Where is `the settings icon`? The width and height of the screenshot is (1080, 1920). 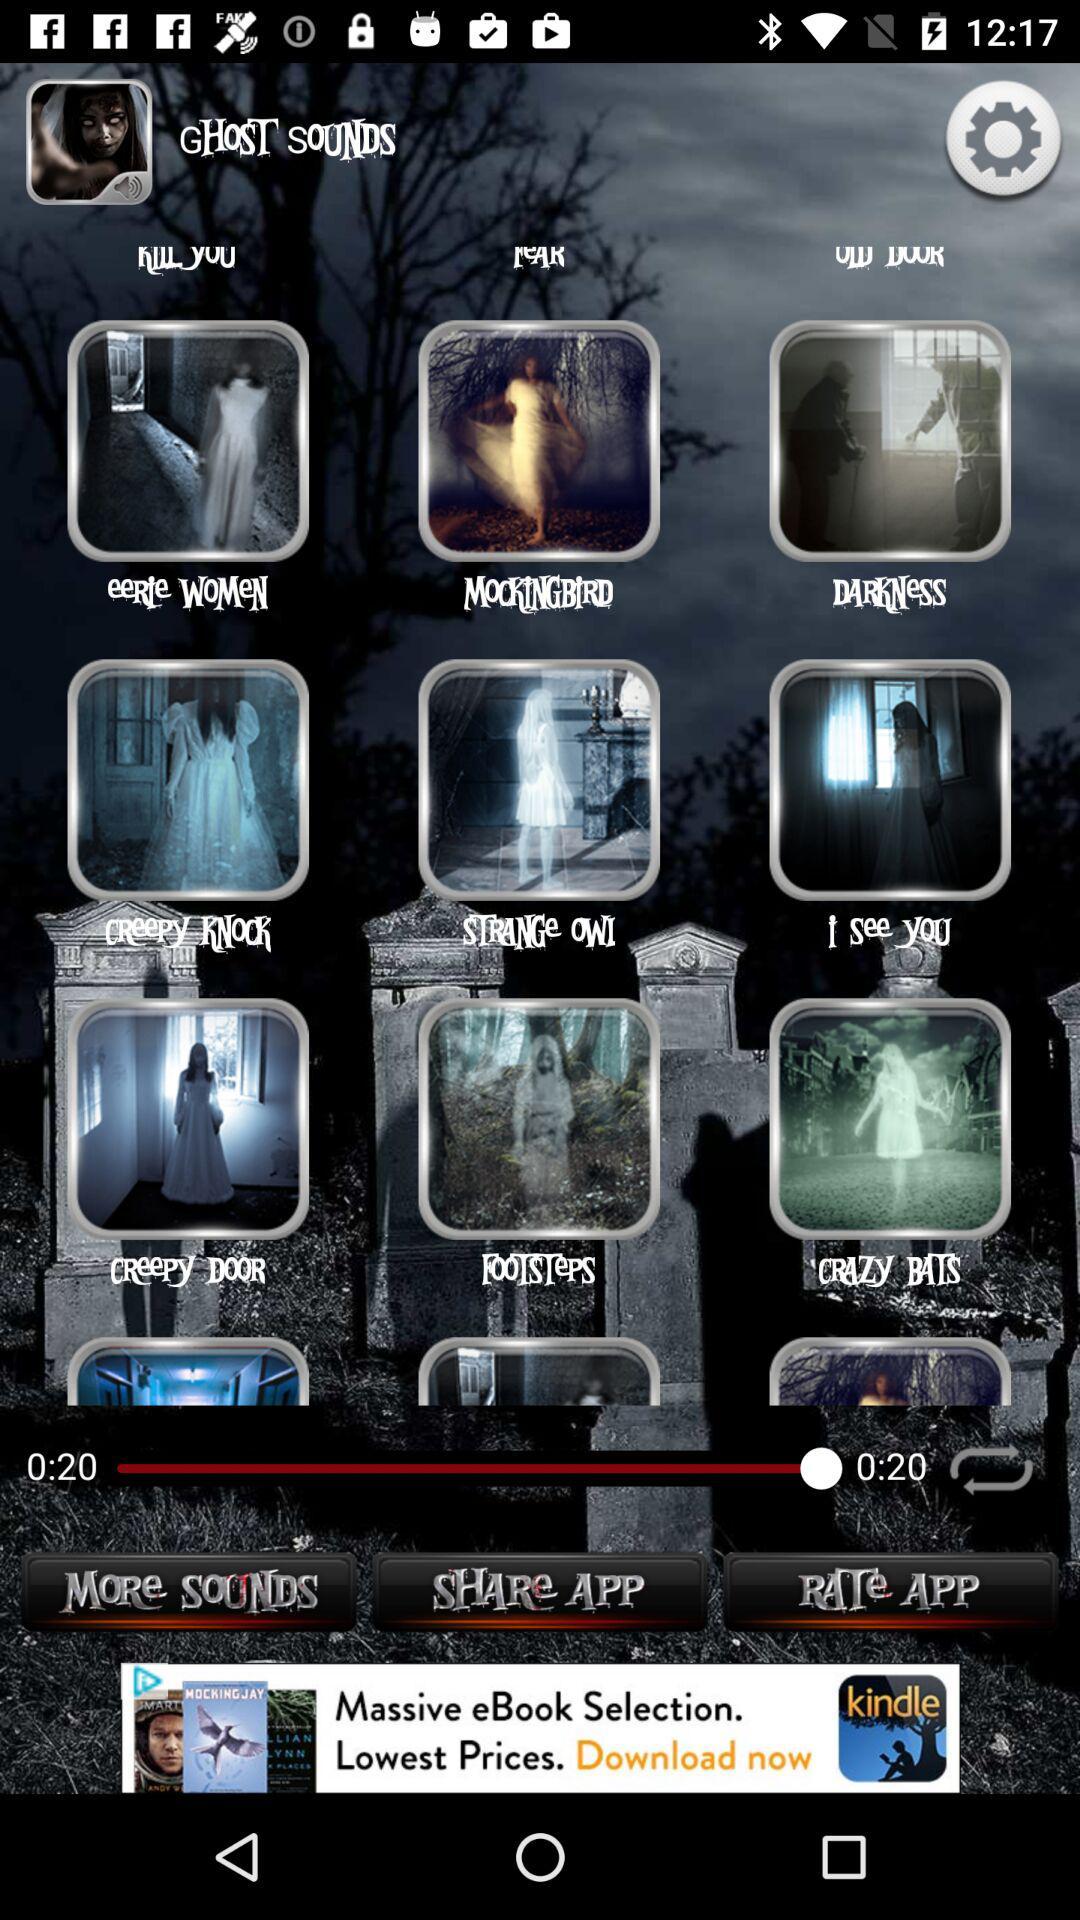
the settings icon is located at coordinates (1003, 140).